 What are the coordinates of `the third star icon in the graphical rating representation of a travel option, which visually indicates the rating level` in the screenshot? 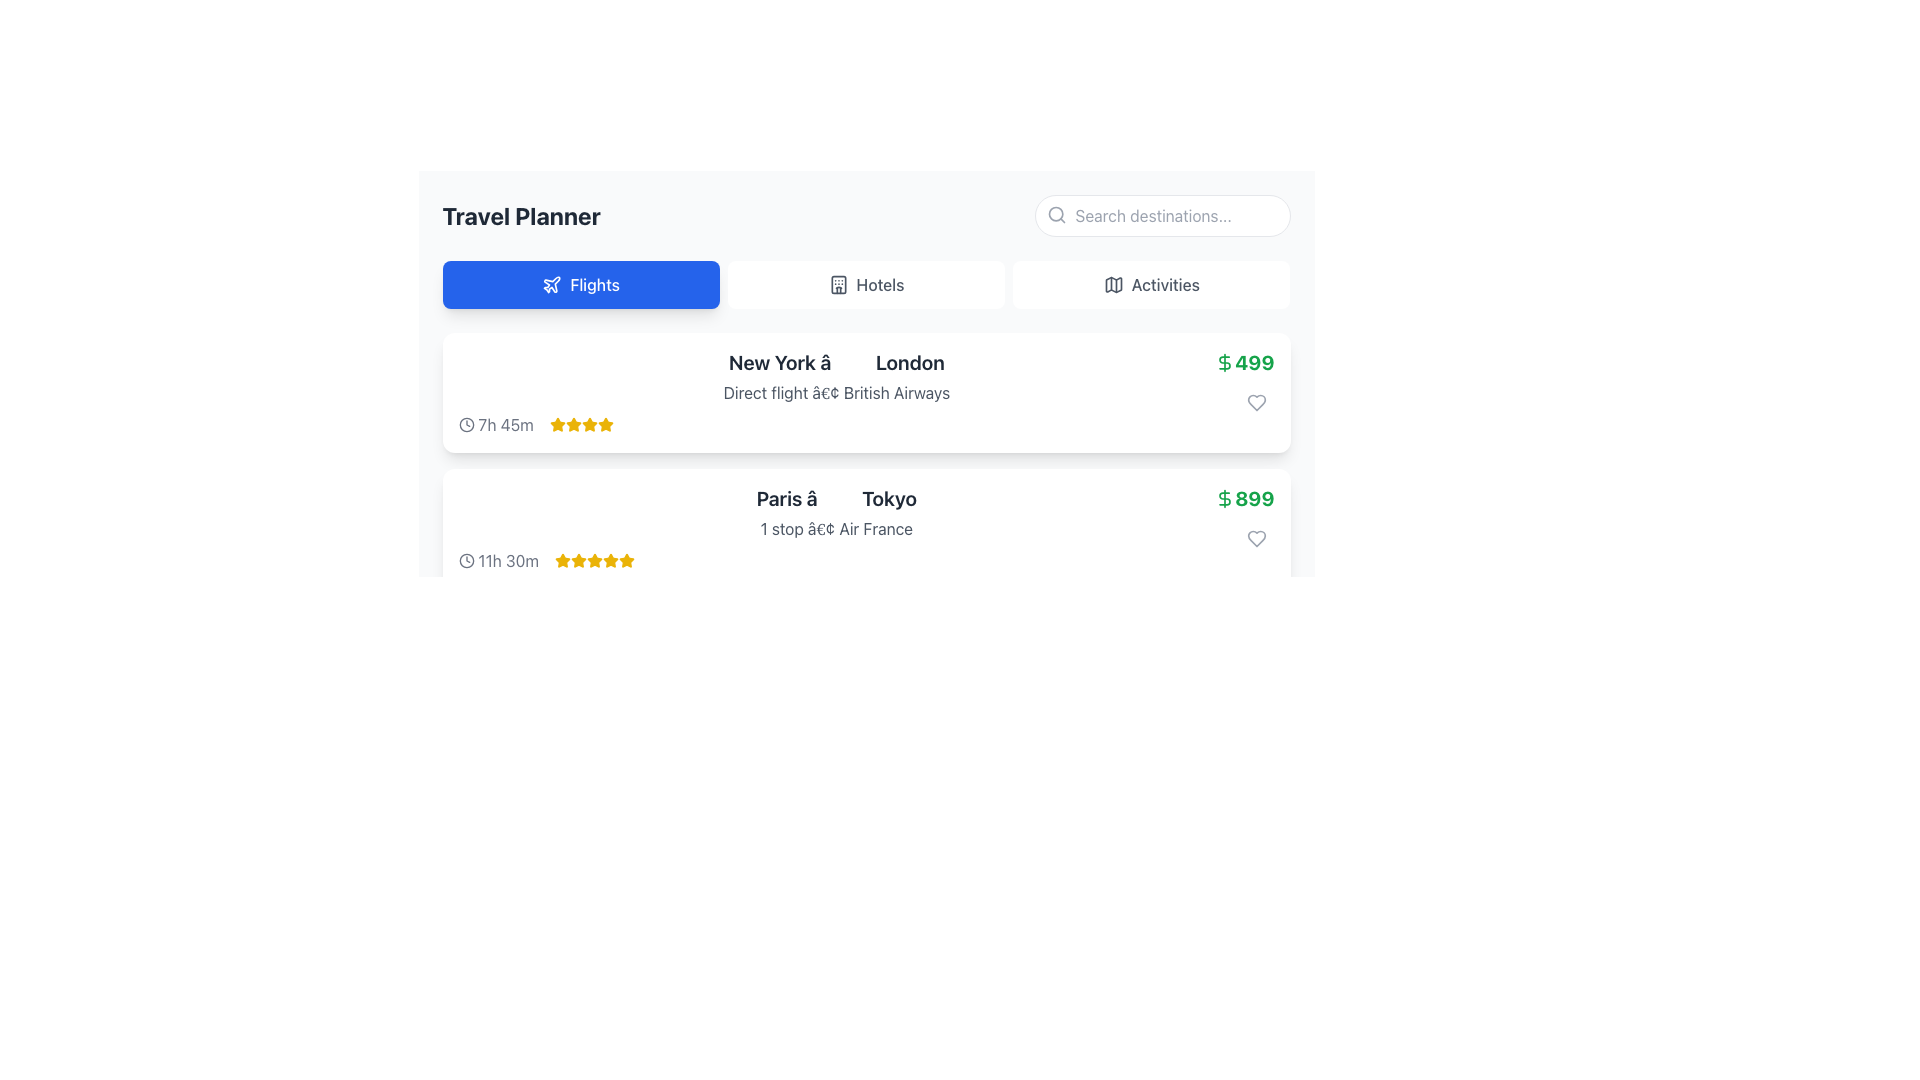 It's located at (588, 423).